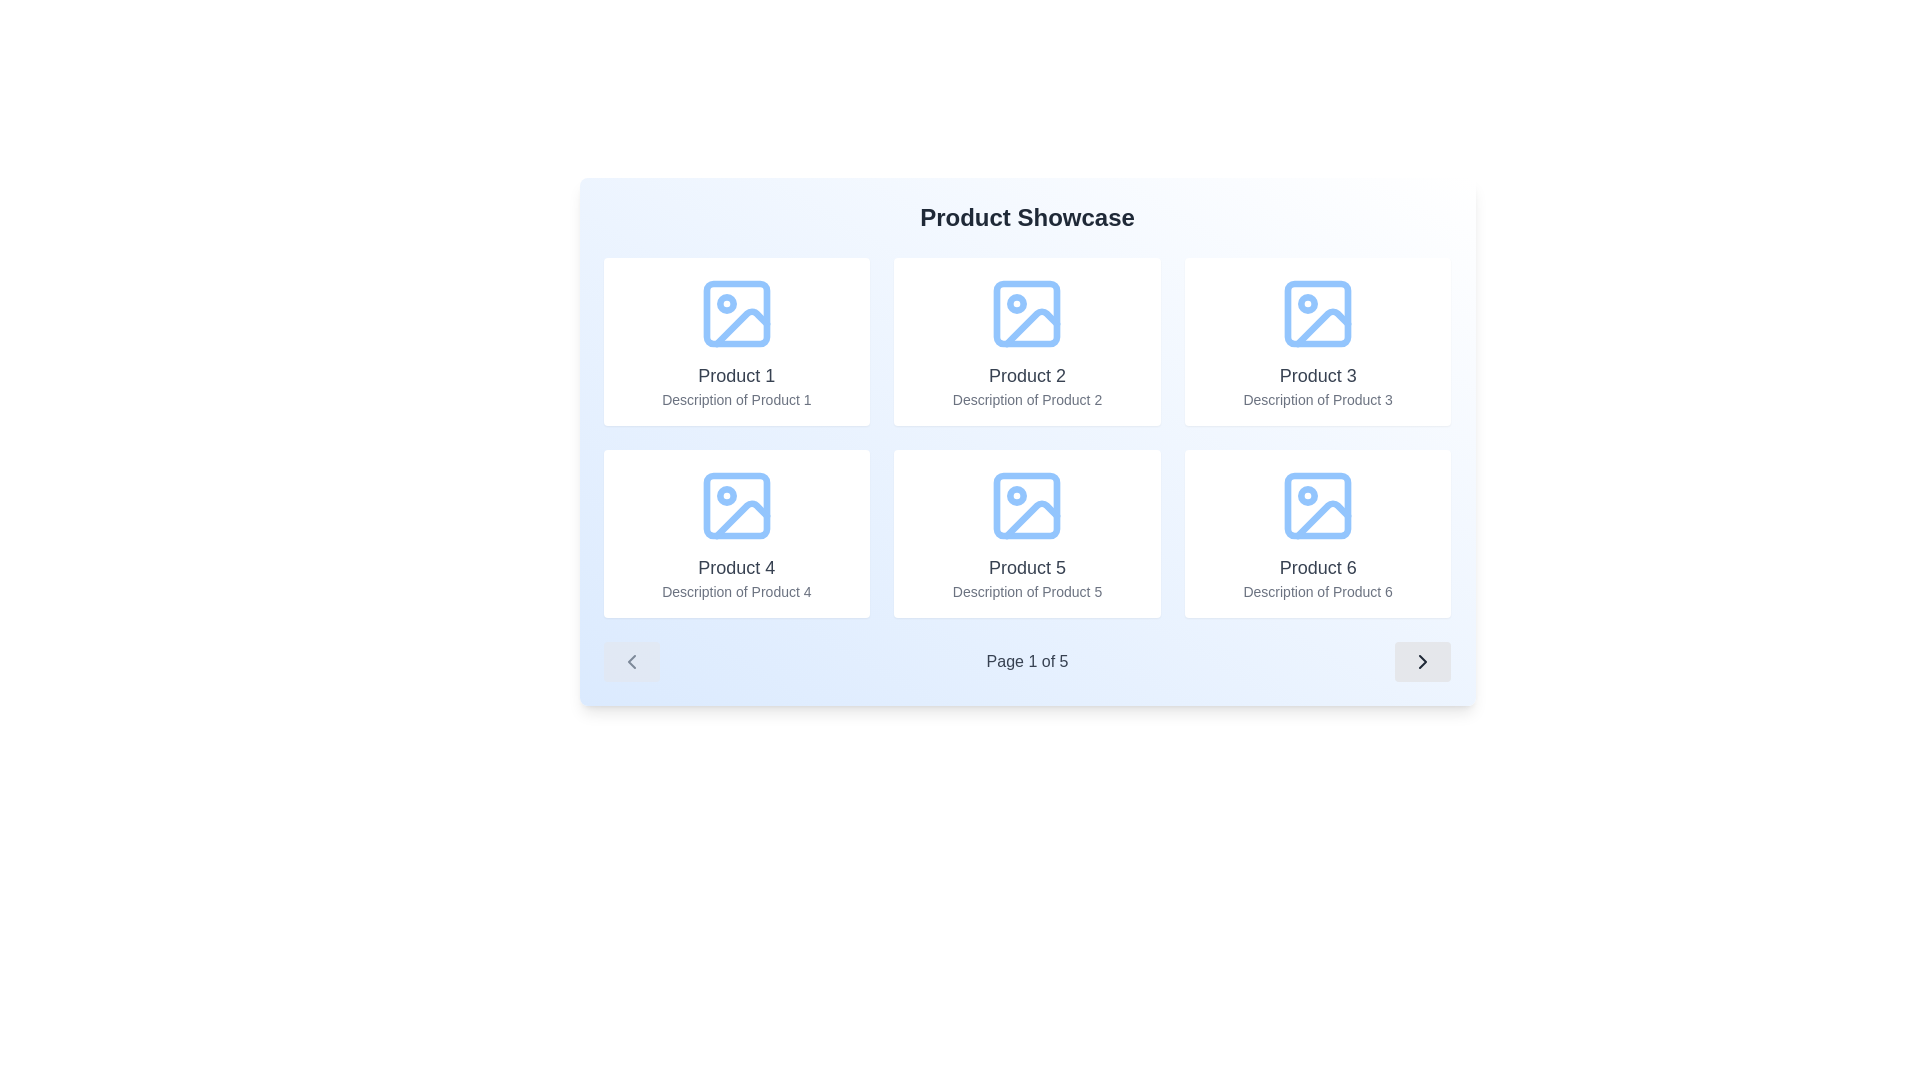 This screenshot has height=1080, width=1920. Describe the element at coordinates (1027, 313) in the screenshot. I see `the placeholder icon for Product 2, which is the second item in the top row of the 3x2 grid in the 'Product Showcase' section` at that location.